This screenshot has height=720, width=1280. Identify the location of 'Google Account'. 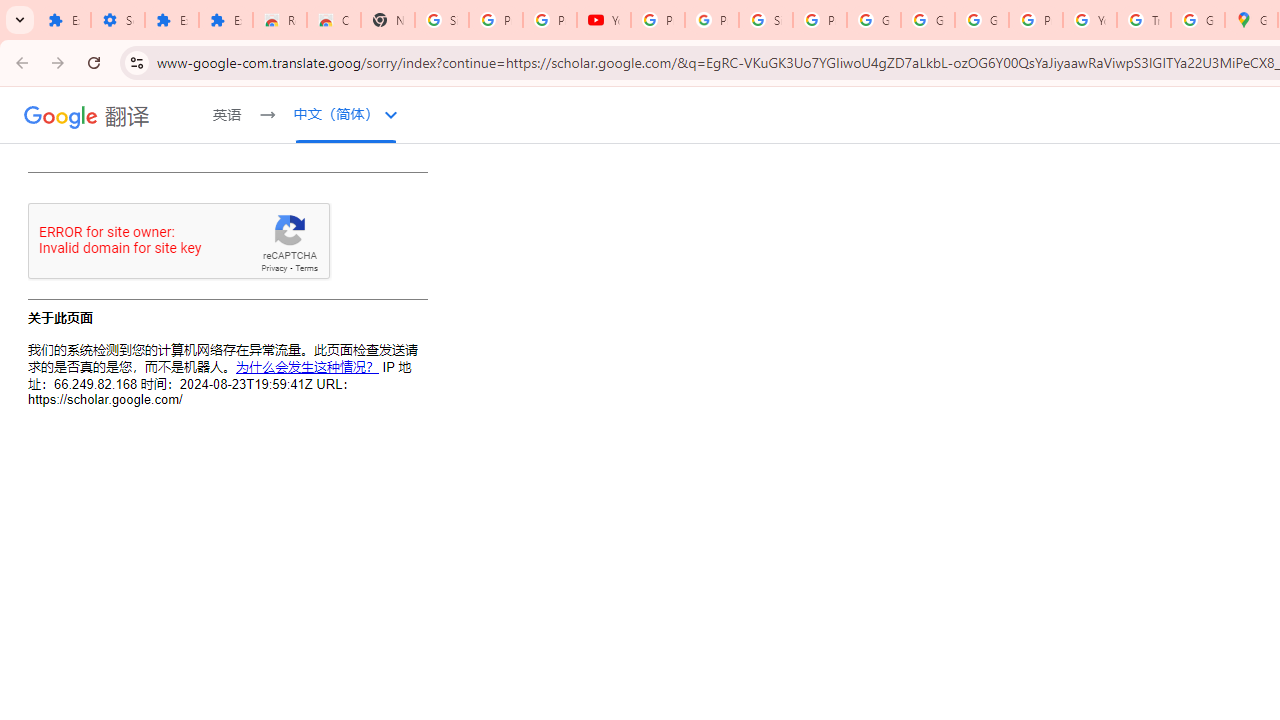
(927, 20).